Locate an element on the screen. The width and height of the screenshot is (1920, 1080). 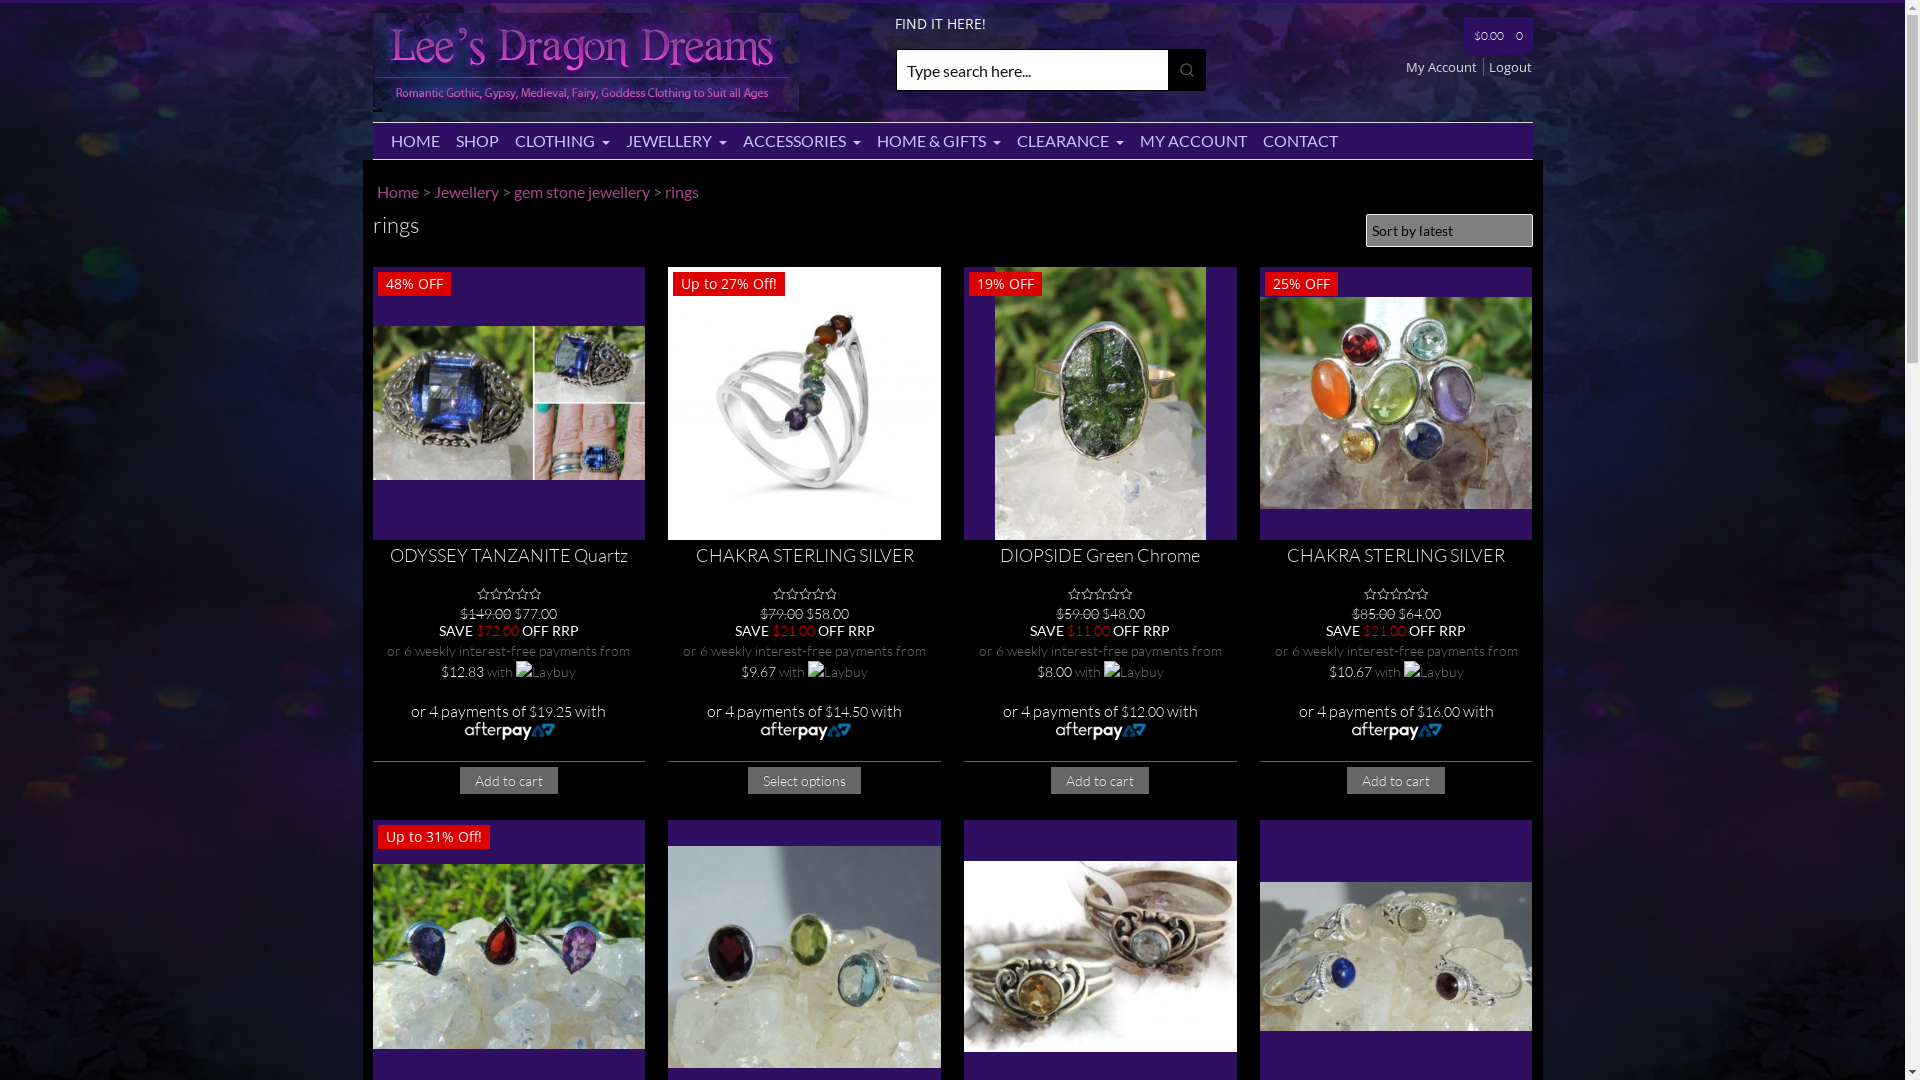
'CLOTHING' is located at coordinates (560, 140).